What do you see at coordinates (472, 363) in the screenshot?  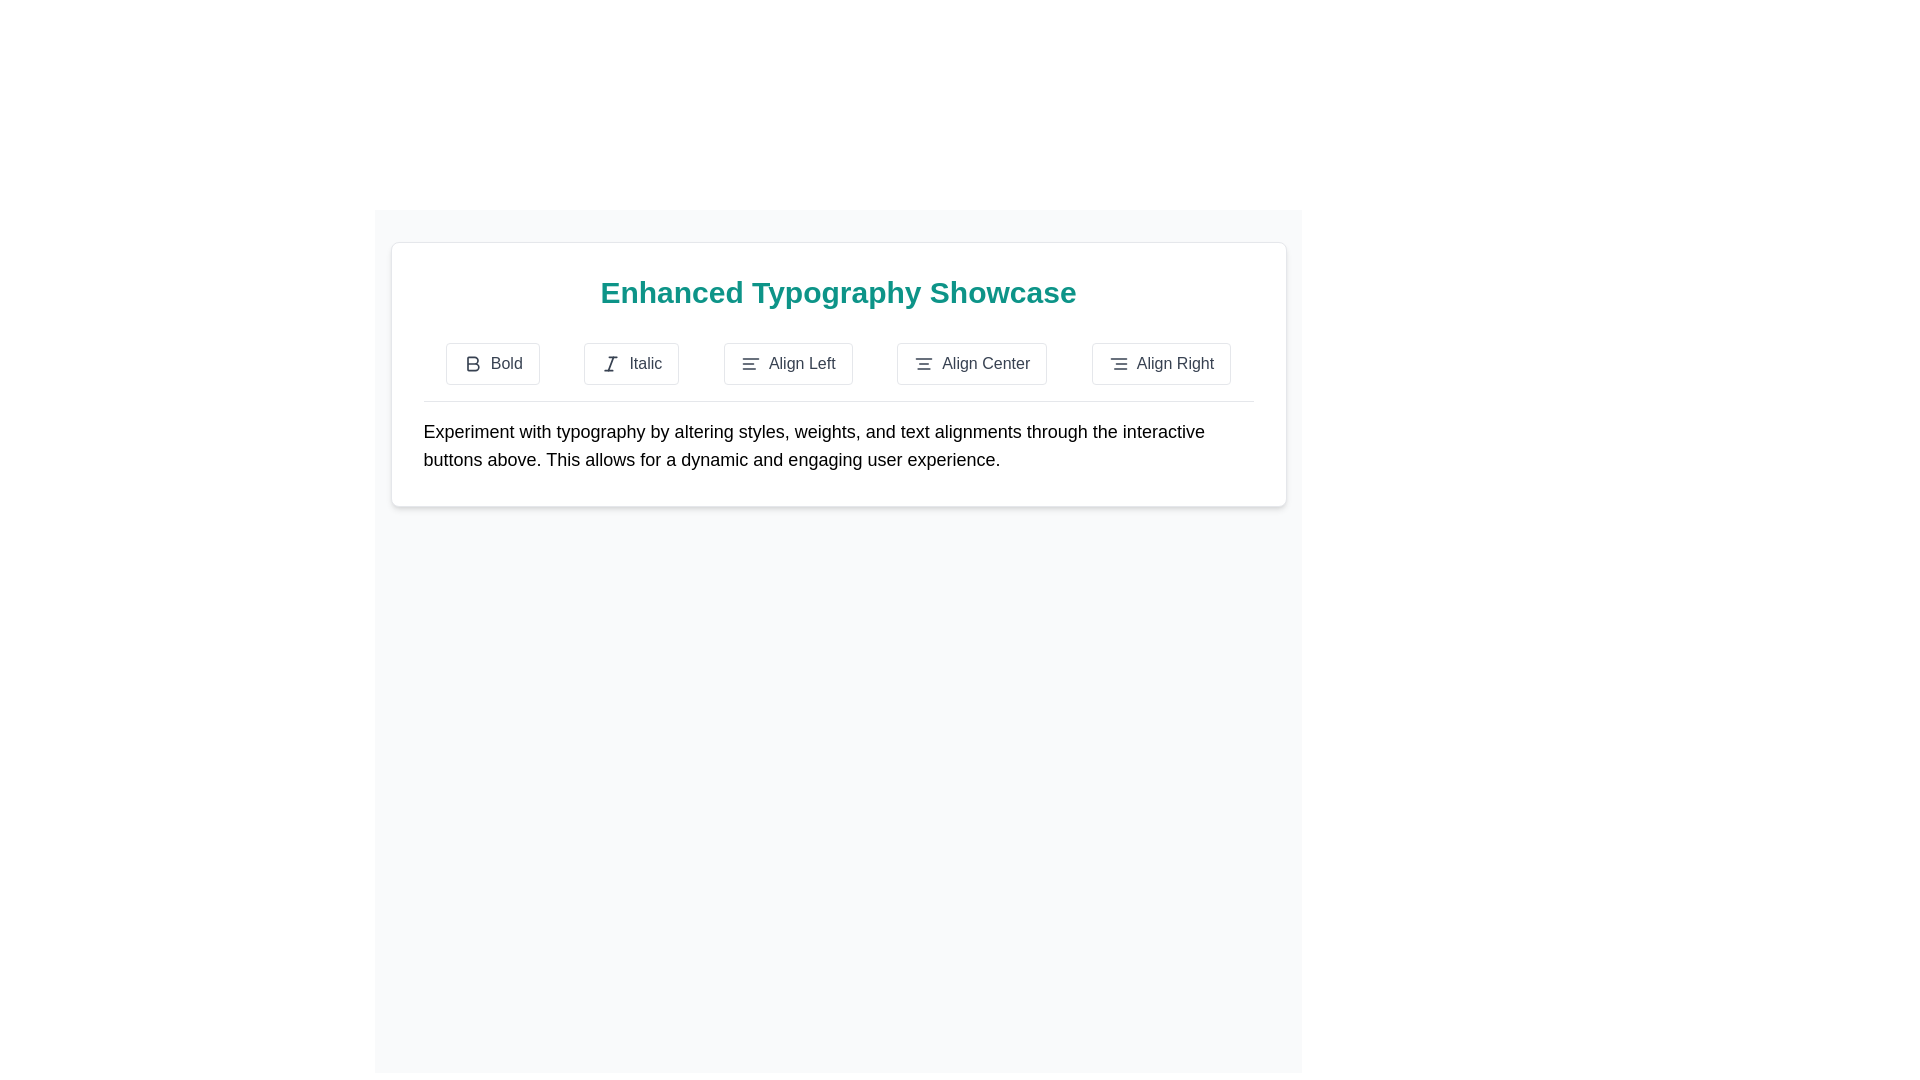 I see `the 'Bold' icon button, which is the first item in a horizontal row of typography tools located at the top-left of the control panel just below the title 'Enhanced Typography Showcase'` at bounding box center [472, 363].